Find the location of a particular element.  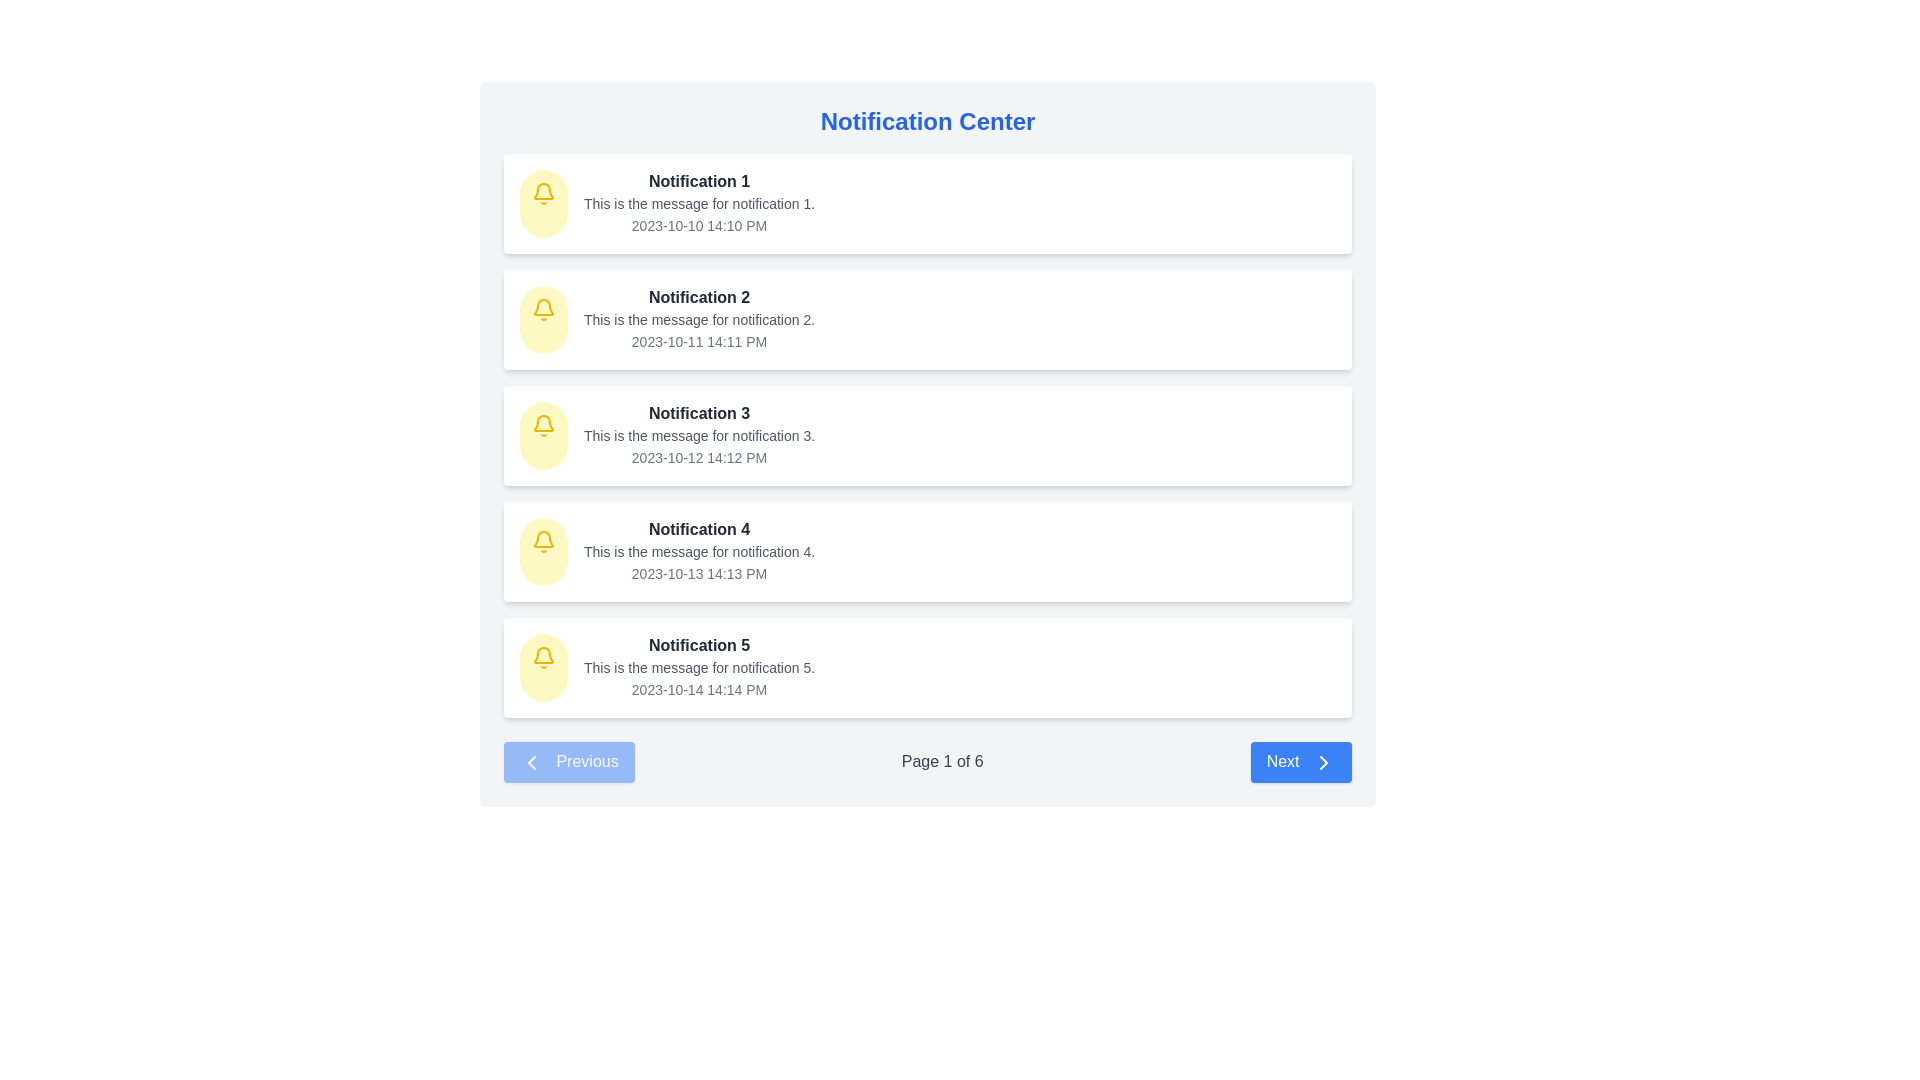

the decorative part of the bell illustration within the third notification's icon in the Notification Center interface is located at coordinates (543, 422).